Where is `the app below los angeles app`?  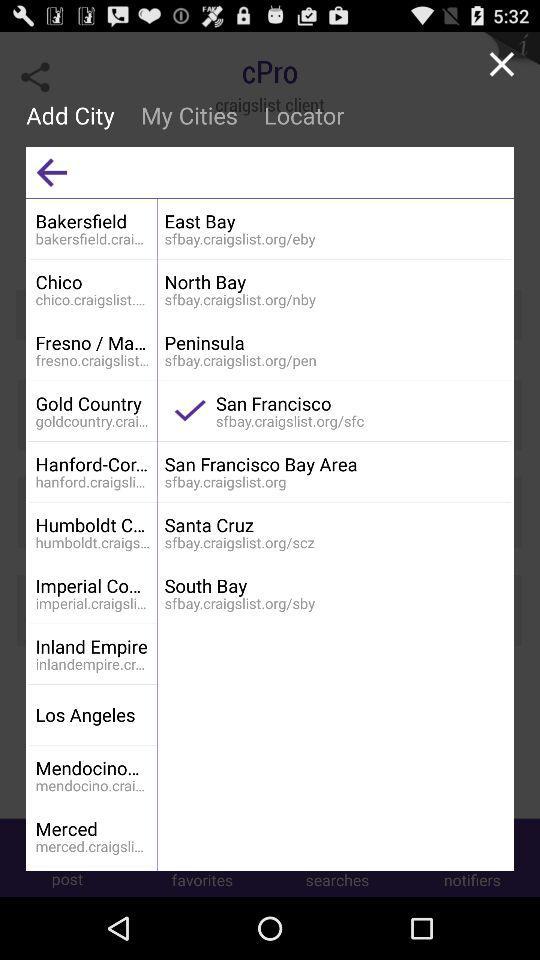
the app below los angeles app is located at coordinates (92, 767).